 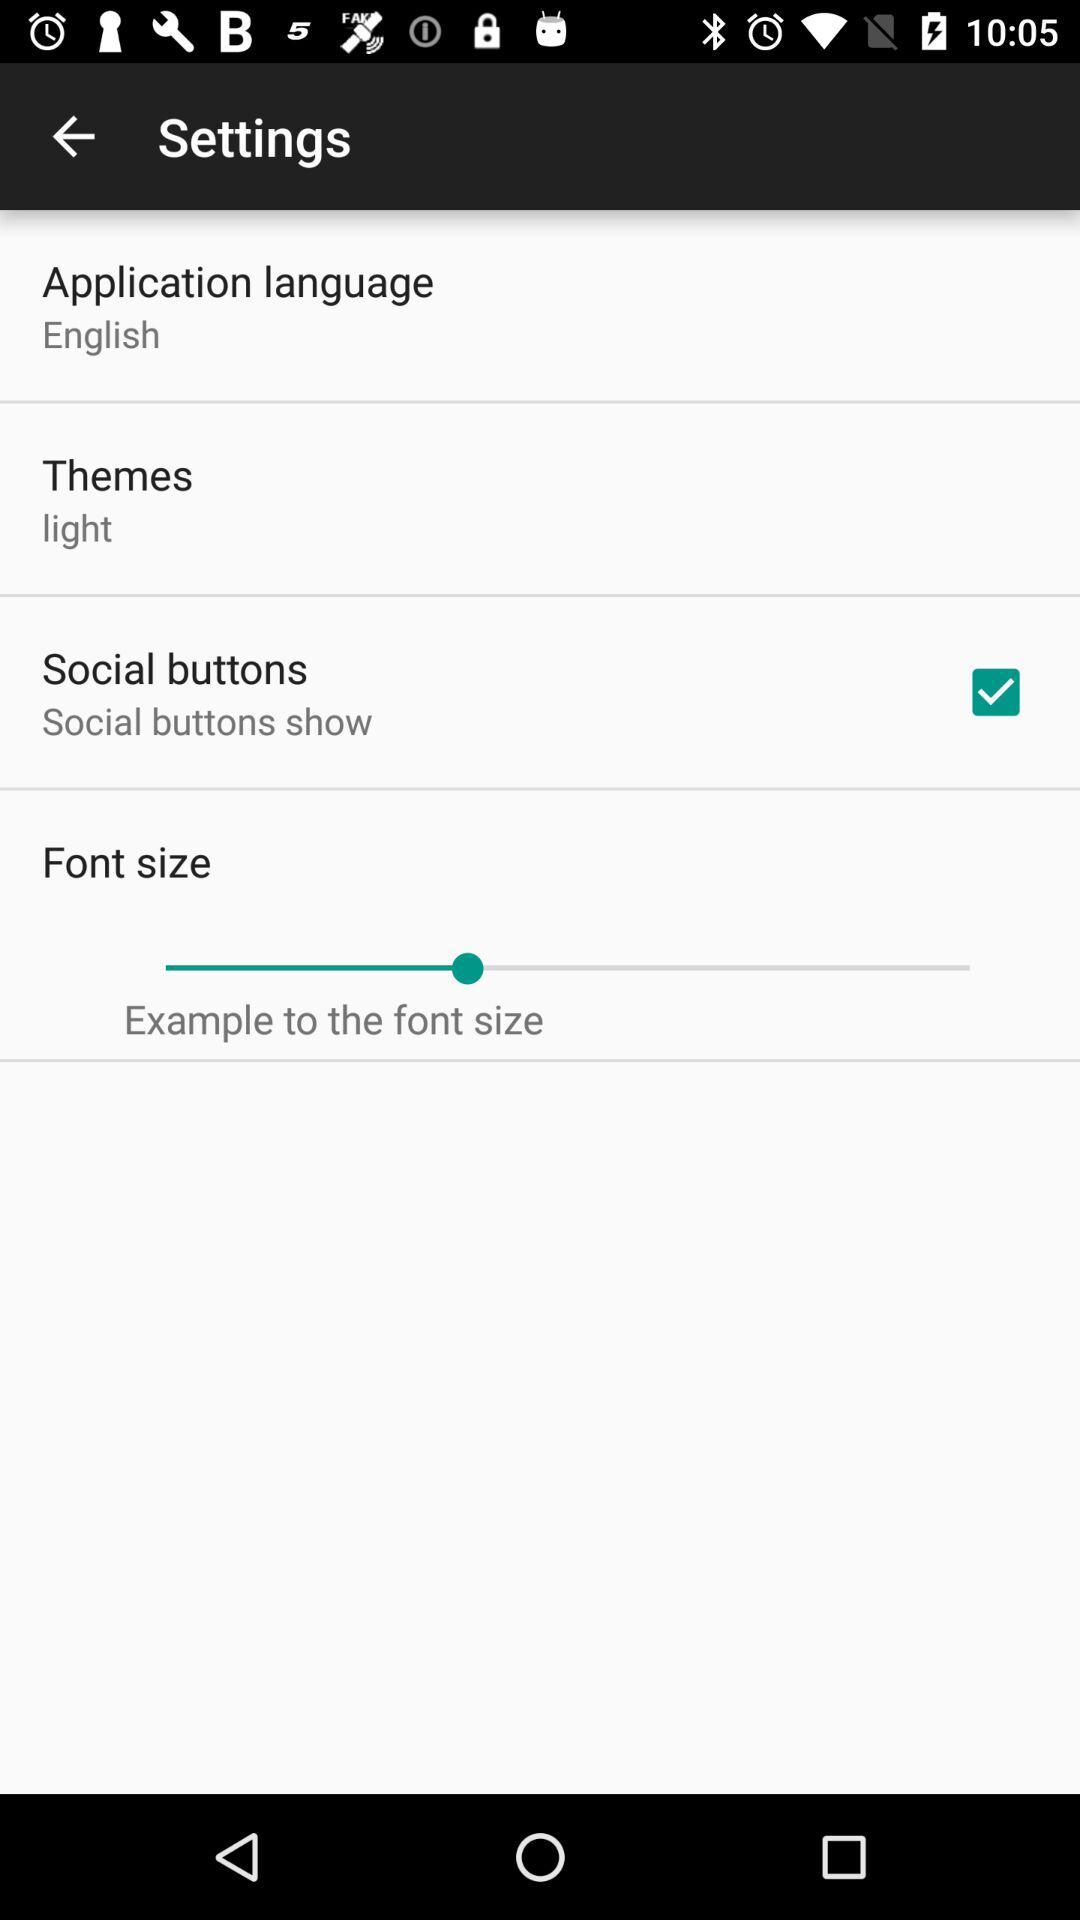 I want to click on the icon above application language item, so click(x=72, y=135).